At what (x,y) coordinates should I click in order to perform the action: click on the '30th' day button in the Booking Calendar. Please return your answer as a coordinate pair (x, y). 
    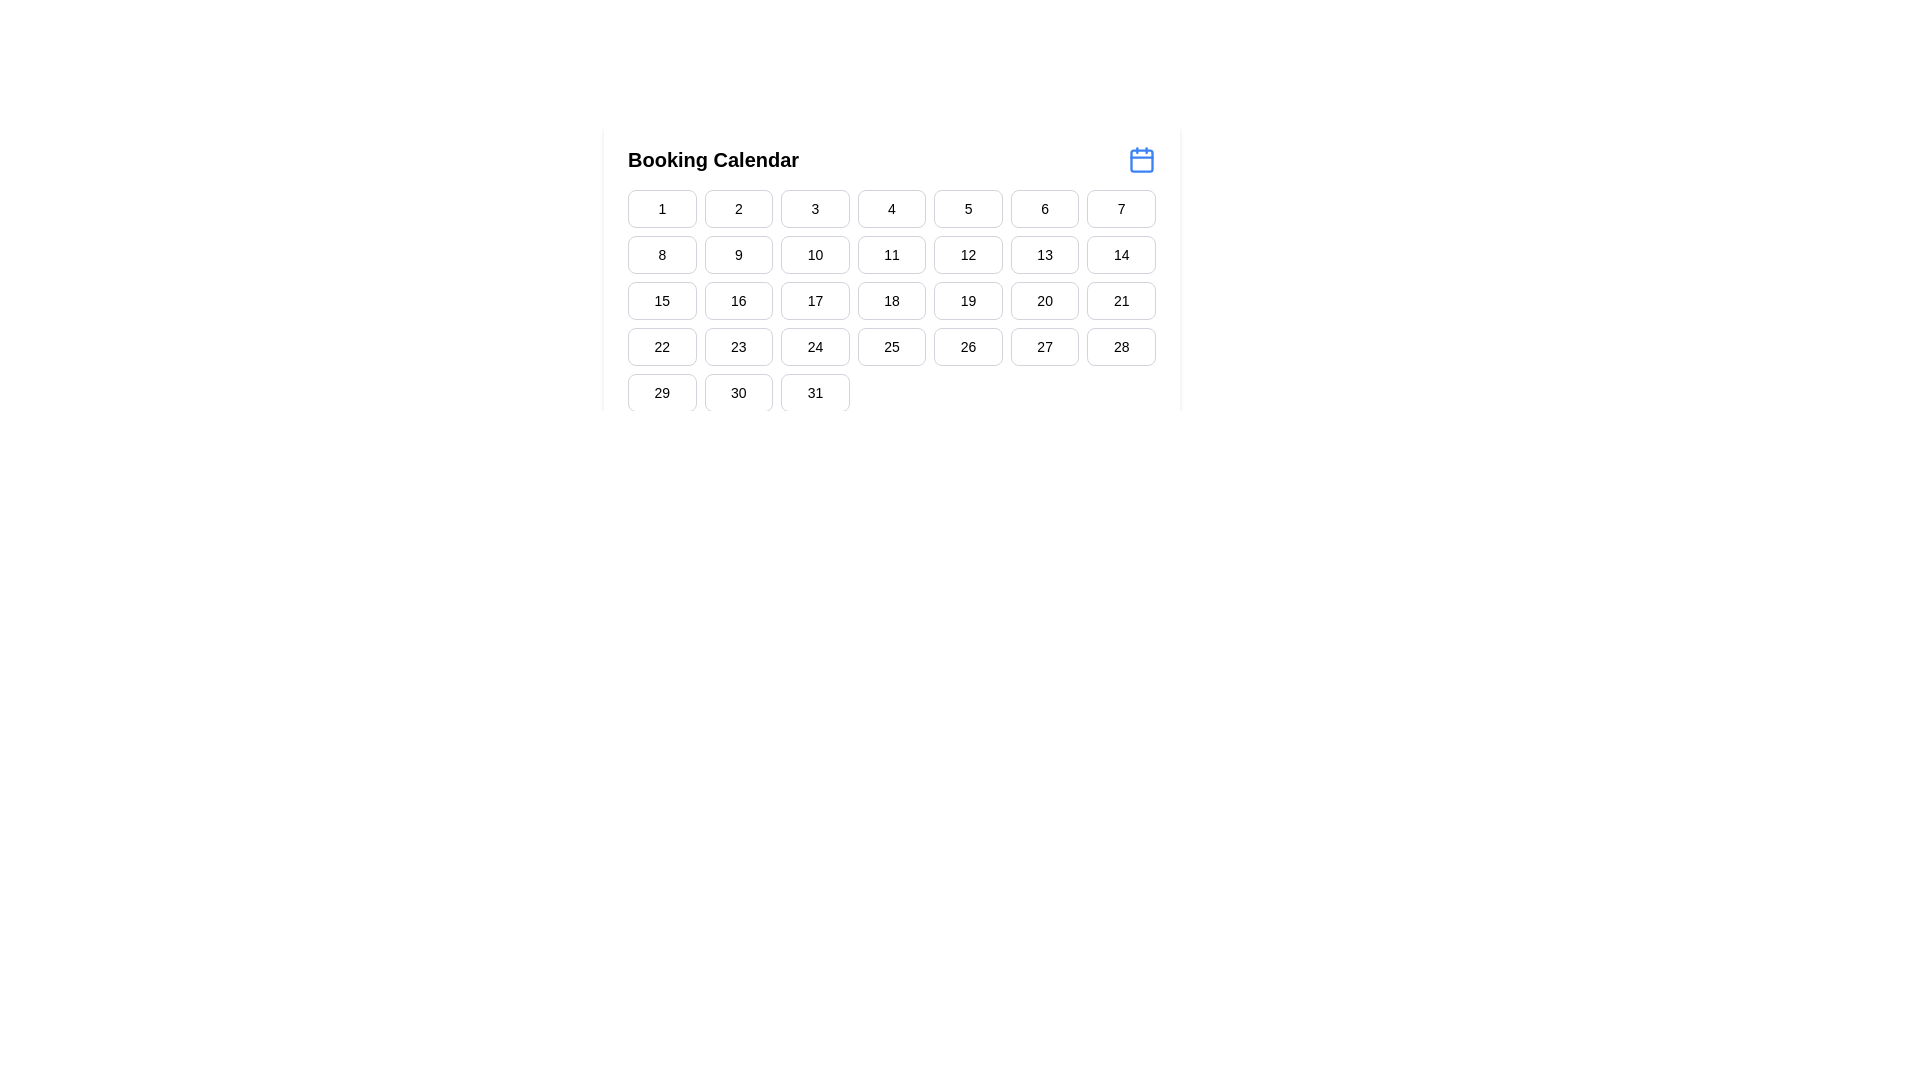
    Looking at the image, I should click on (737, 393).